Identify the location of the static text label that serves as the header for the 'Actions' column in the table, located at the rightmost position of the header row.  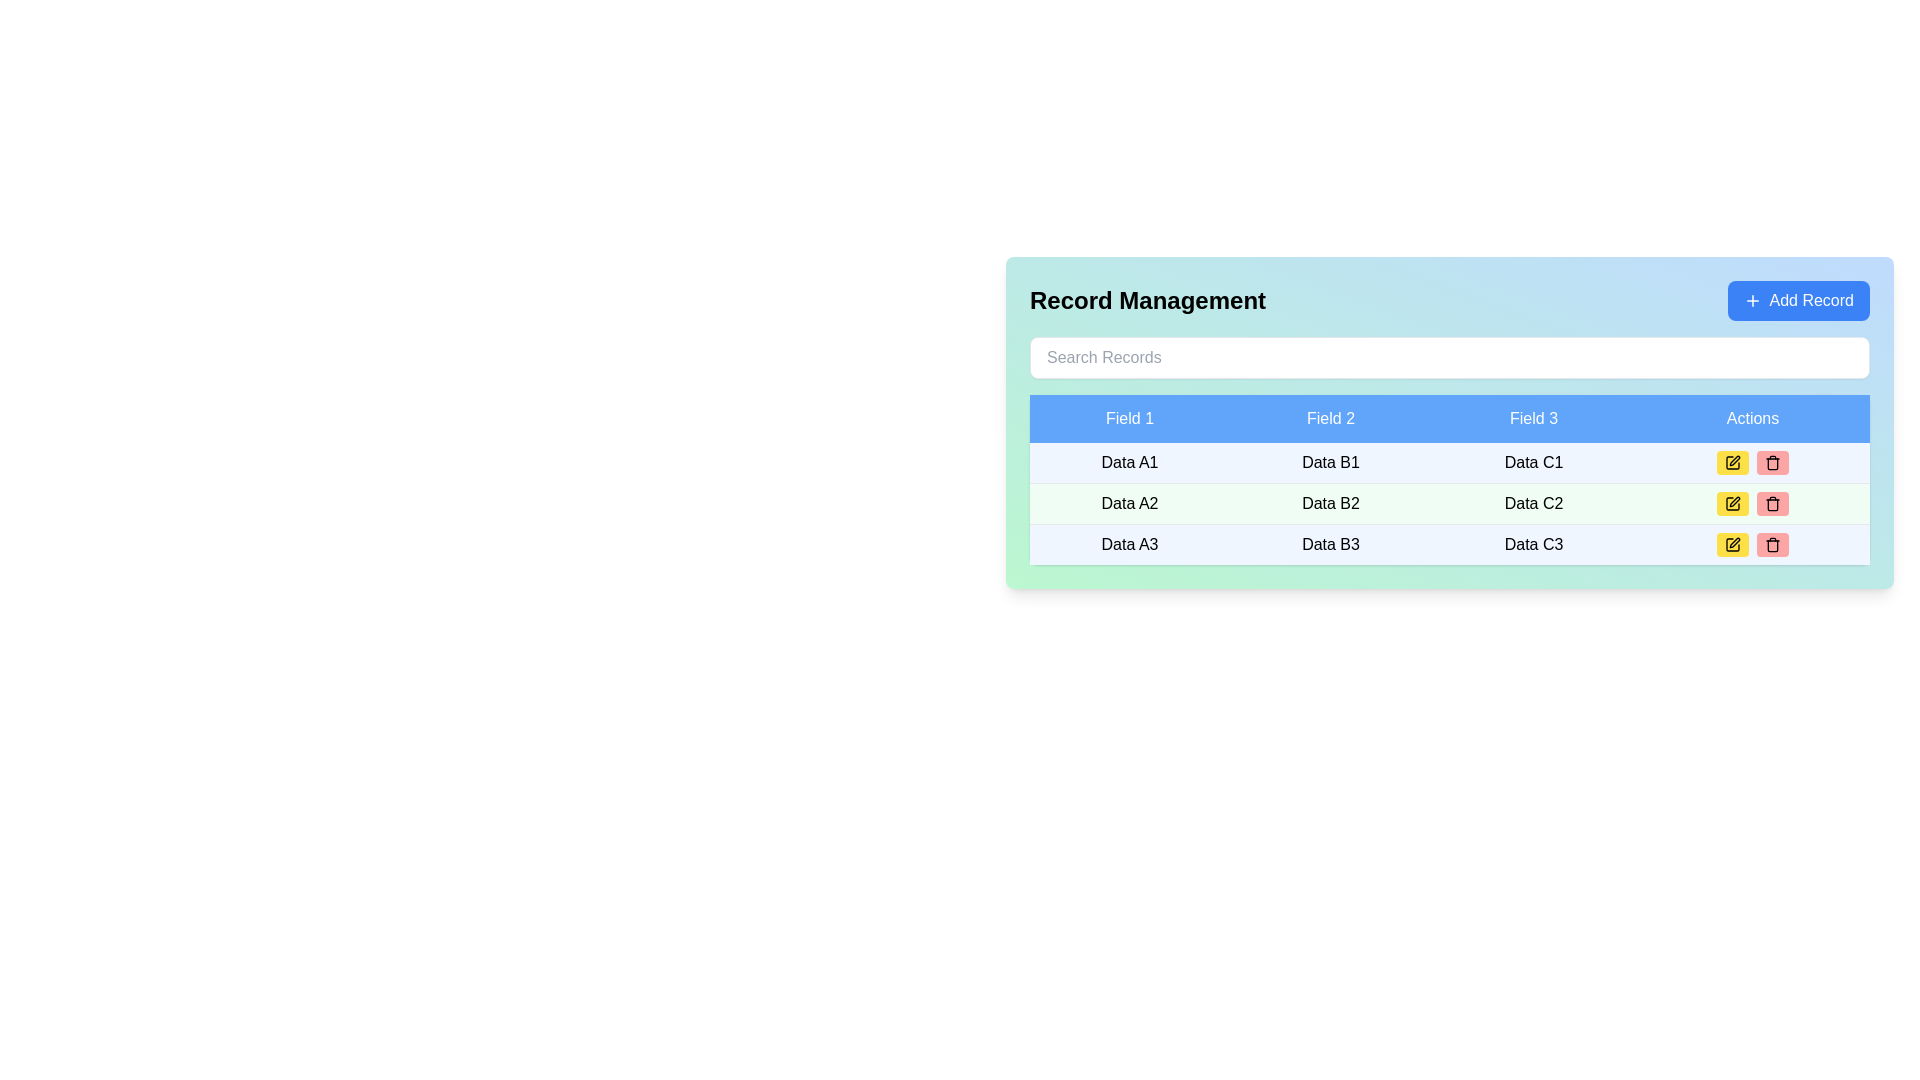
(1751, 418).